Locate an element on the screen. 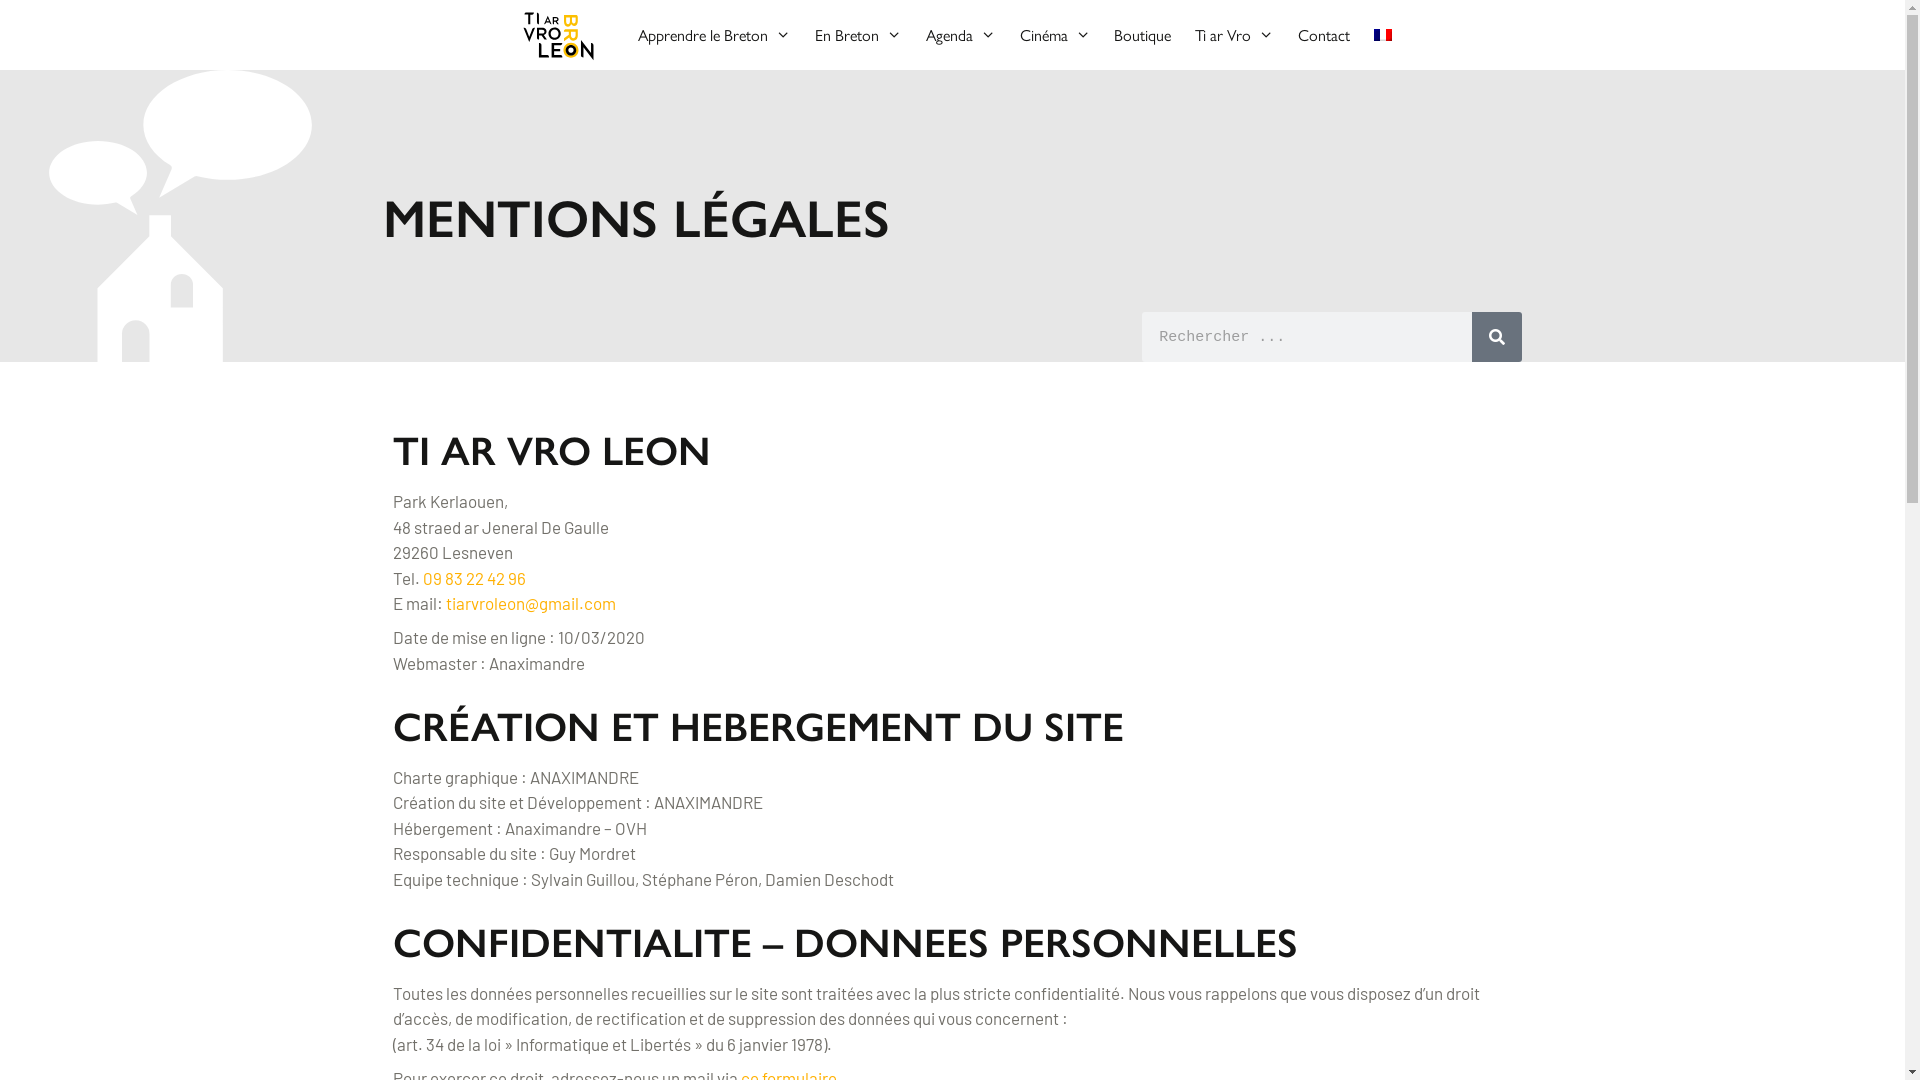 The image size is (1920, 1080). 'Ti ar Vro' is located at coordinates (1233, 34).